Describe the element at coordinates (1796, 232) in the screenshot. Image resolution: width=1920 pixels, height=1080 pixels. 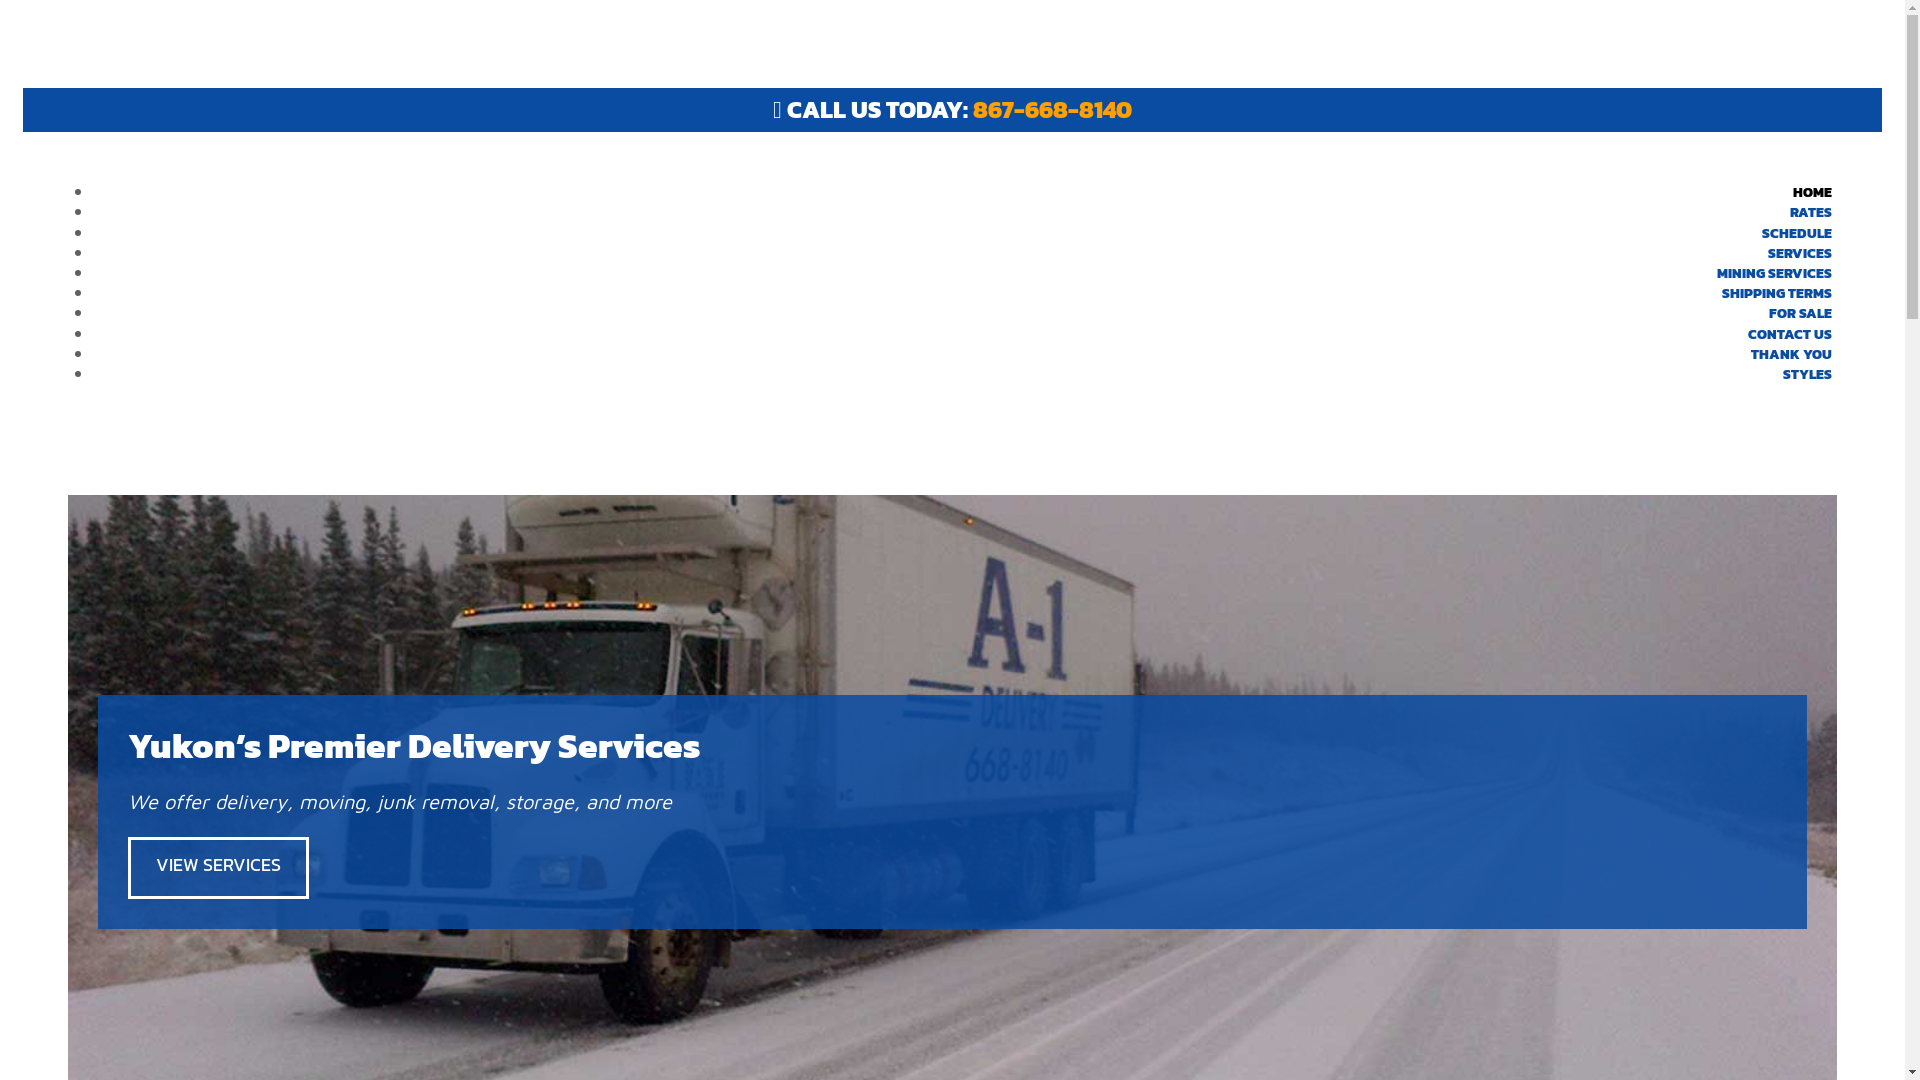
I see `'SCHEDULE'` at that location.